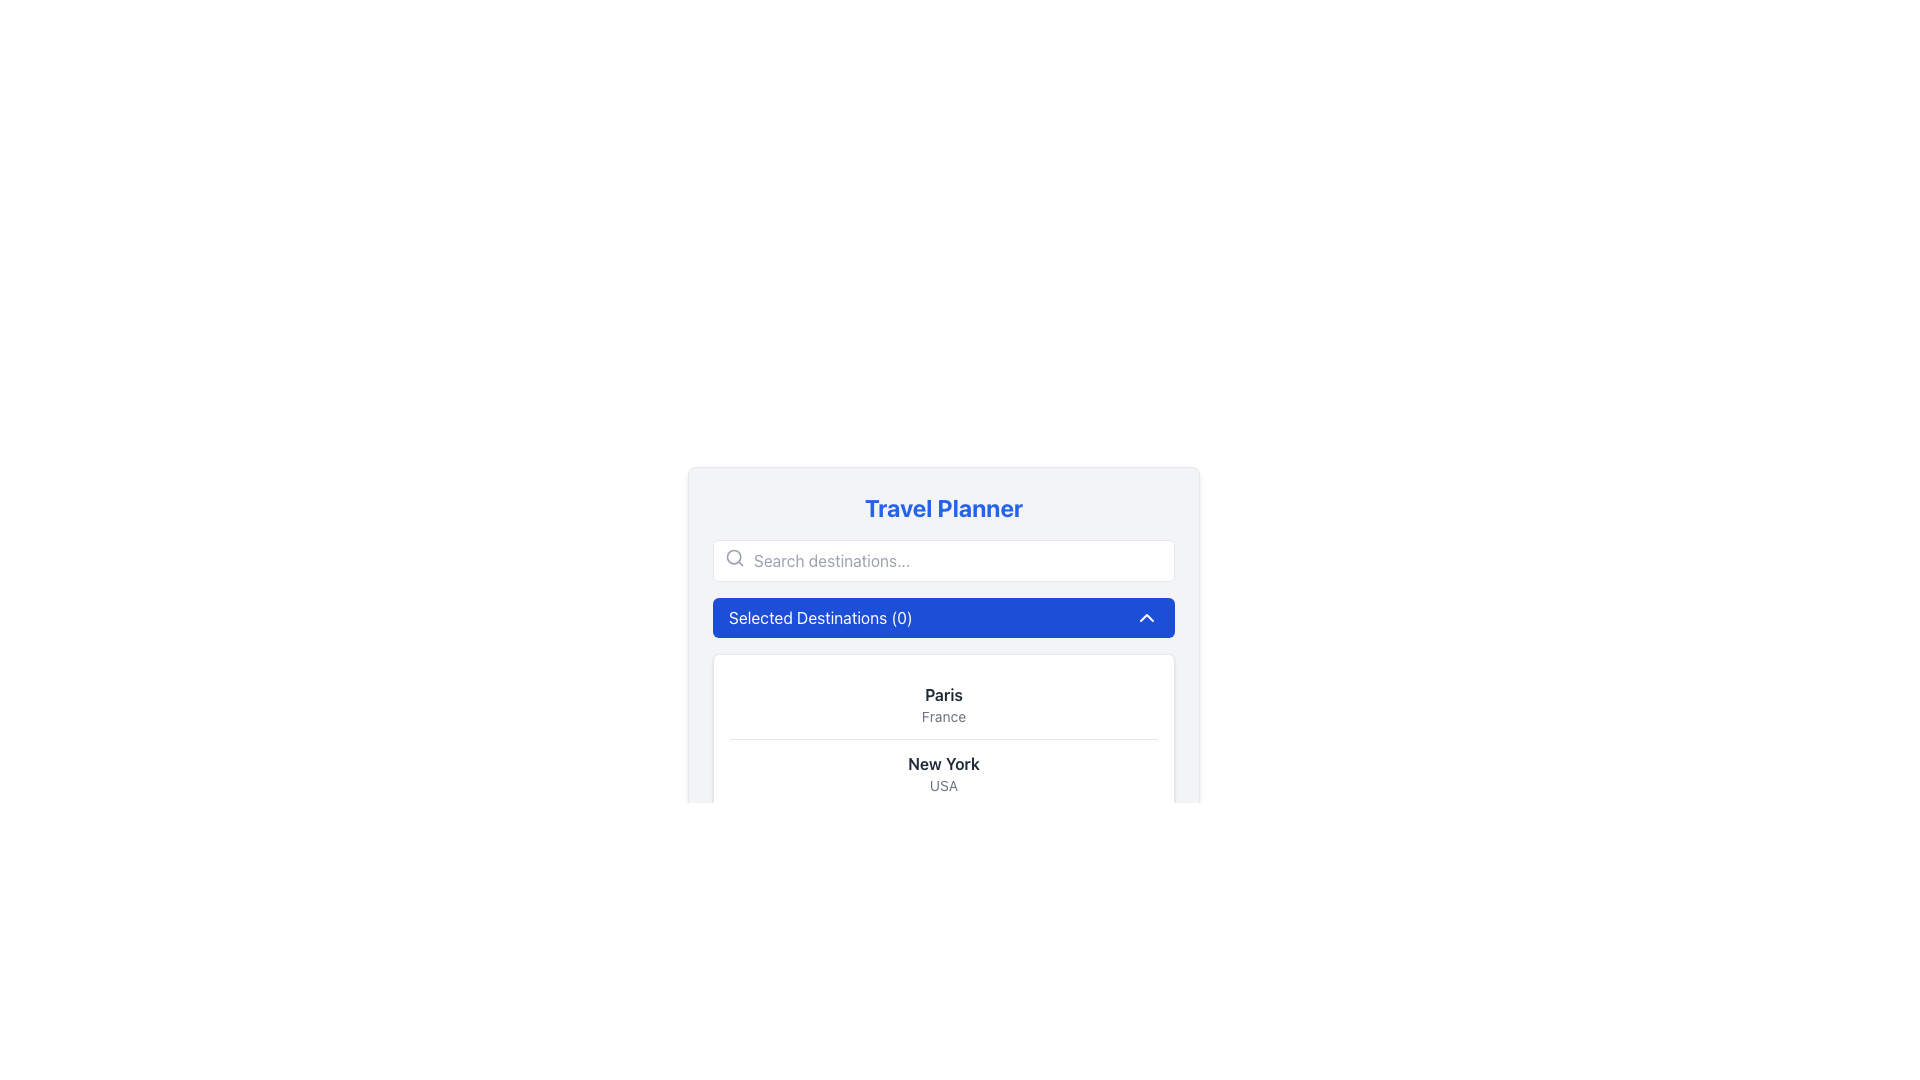  What do you see at coordinates (943, 693) in the screenshot?
I see `text label displaying 'Paris', which is styled in bold, dark gray and located near the top of the 'Selected Destinations' section, above the text 'France'` at bounding box center [943, 693].